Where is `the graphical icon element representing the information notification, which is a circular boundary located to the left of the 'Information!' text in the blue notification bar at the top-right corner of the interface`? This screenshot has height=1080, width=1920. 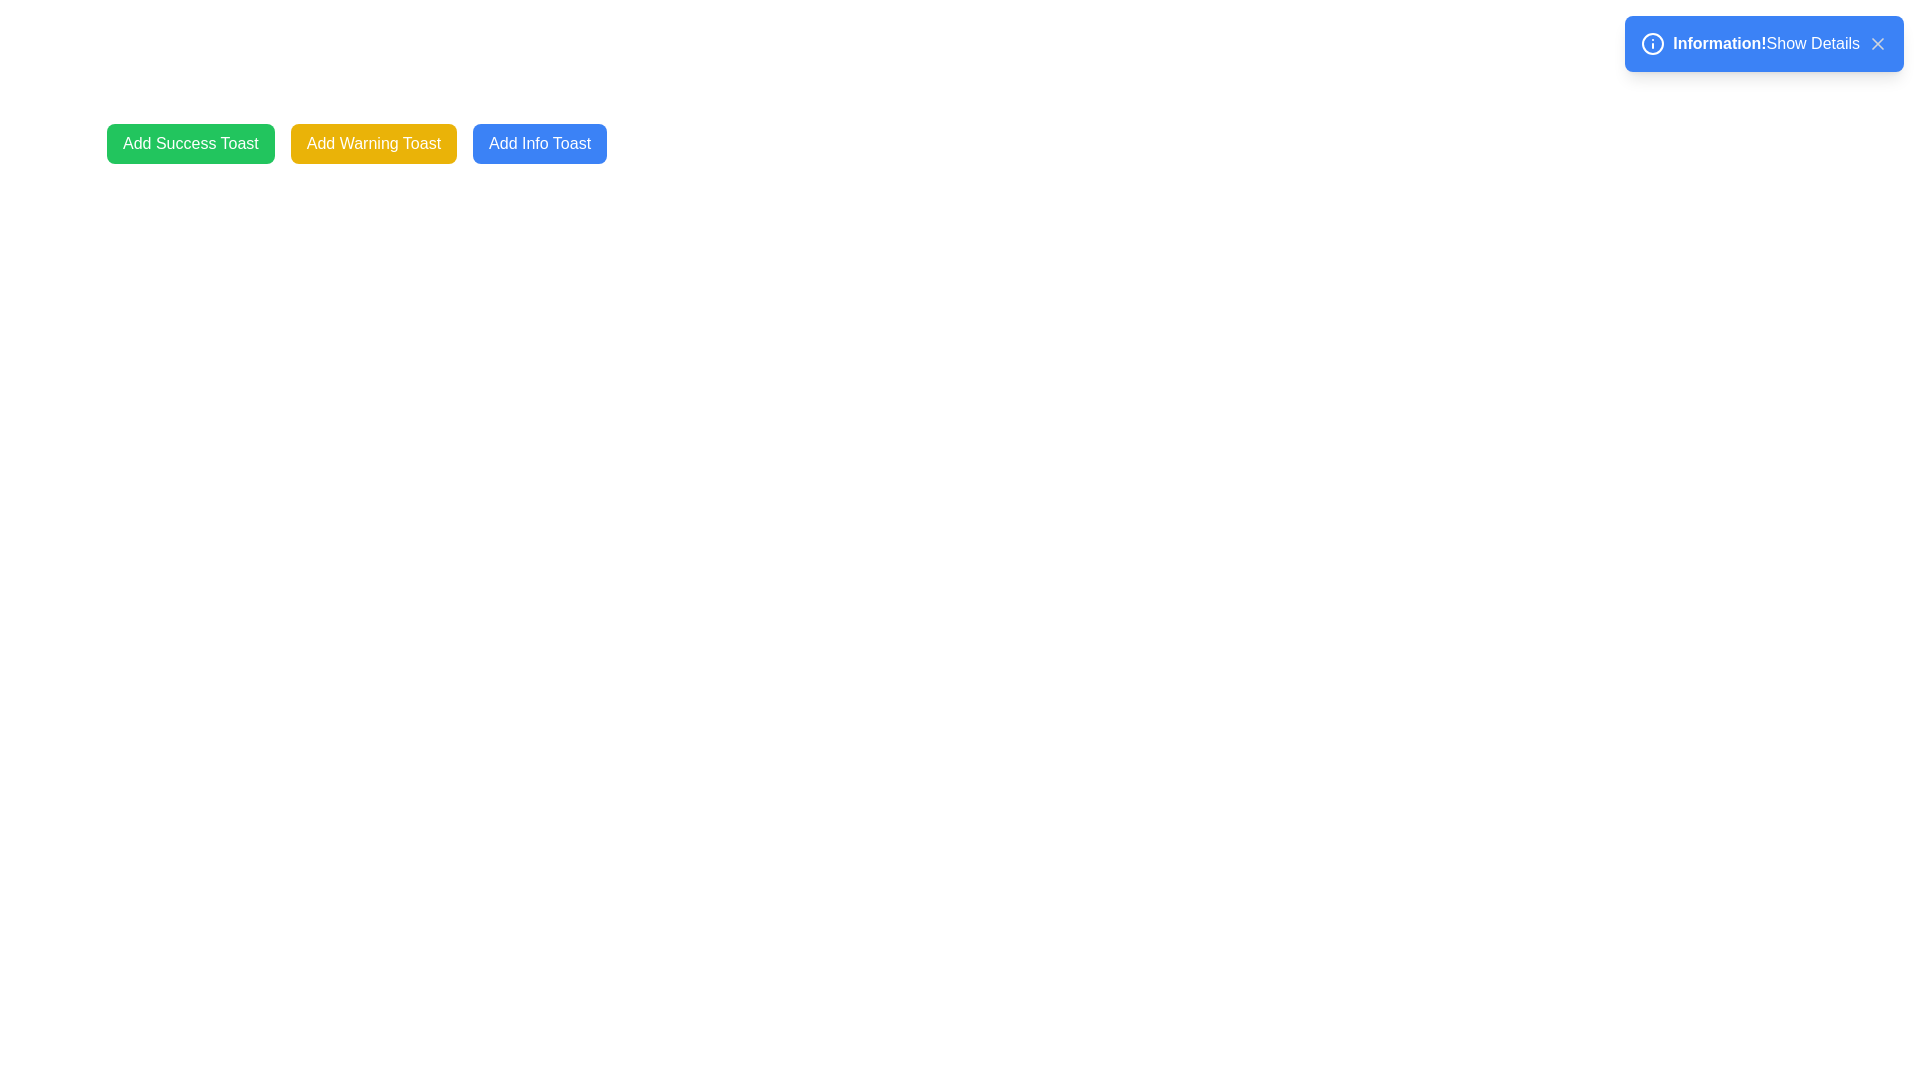 the graphical icon element representing the information notification, which is a circular boundary located to the left of the 'Information!' text in the blue notification bar at the top-right corner of the interface is located at coordinates (1653, 43).